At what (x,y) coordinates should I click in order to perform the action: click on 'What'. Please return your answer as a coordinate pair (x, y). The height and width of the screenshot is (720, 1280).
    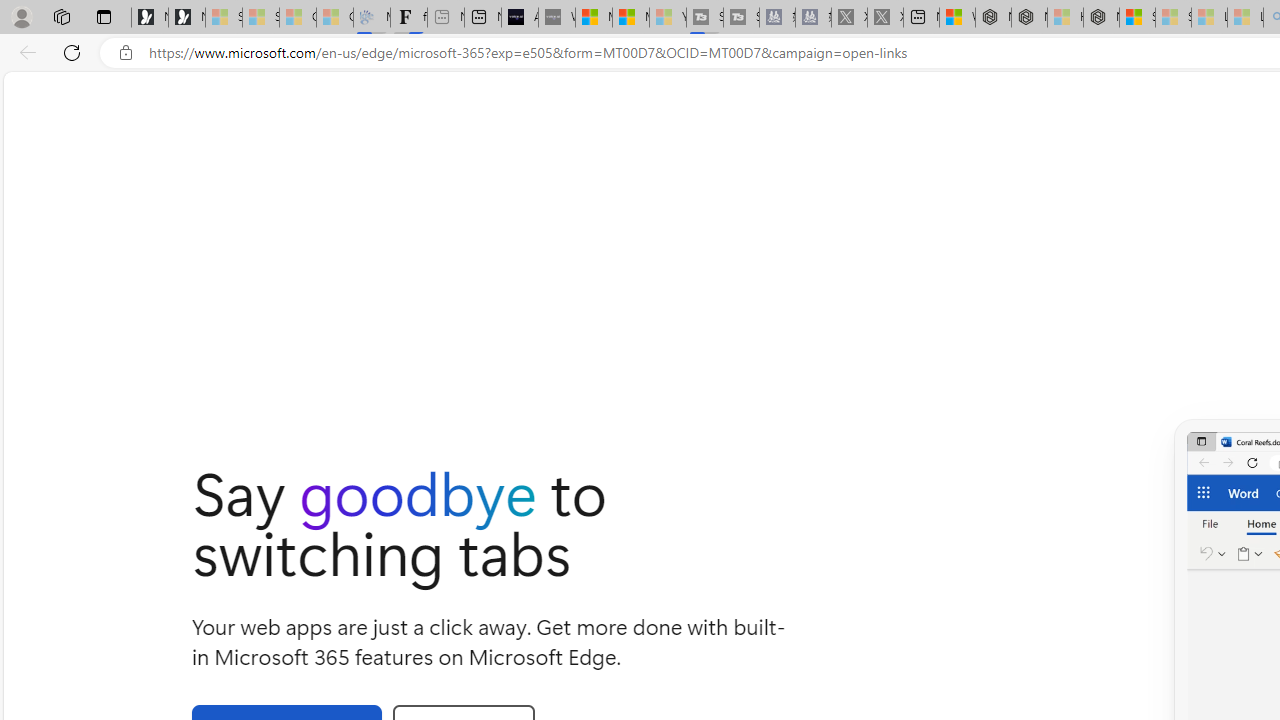
    Looking at the image, I should click on (556, 17).